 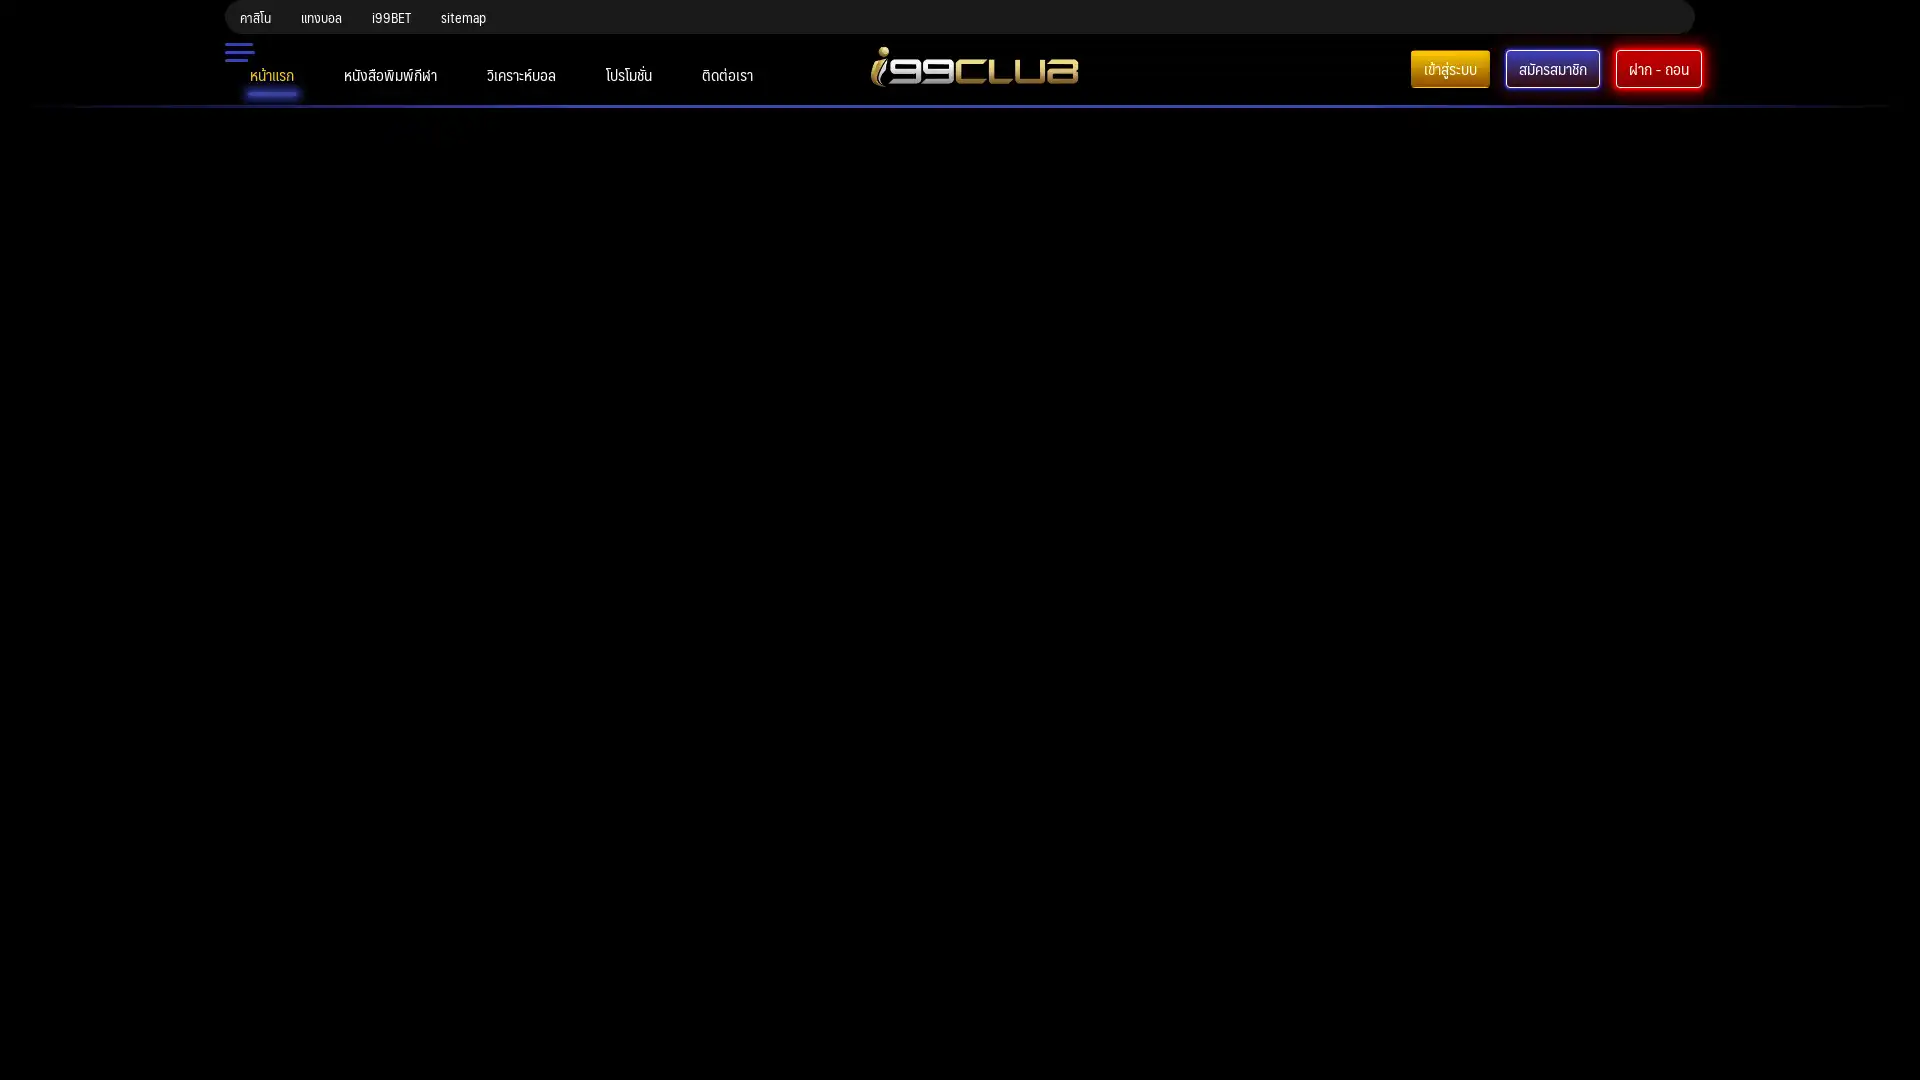 What do you see at coordinates (1659, 68) in the screenshot?
I see `-` at bounding box center [1659, 68].